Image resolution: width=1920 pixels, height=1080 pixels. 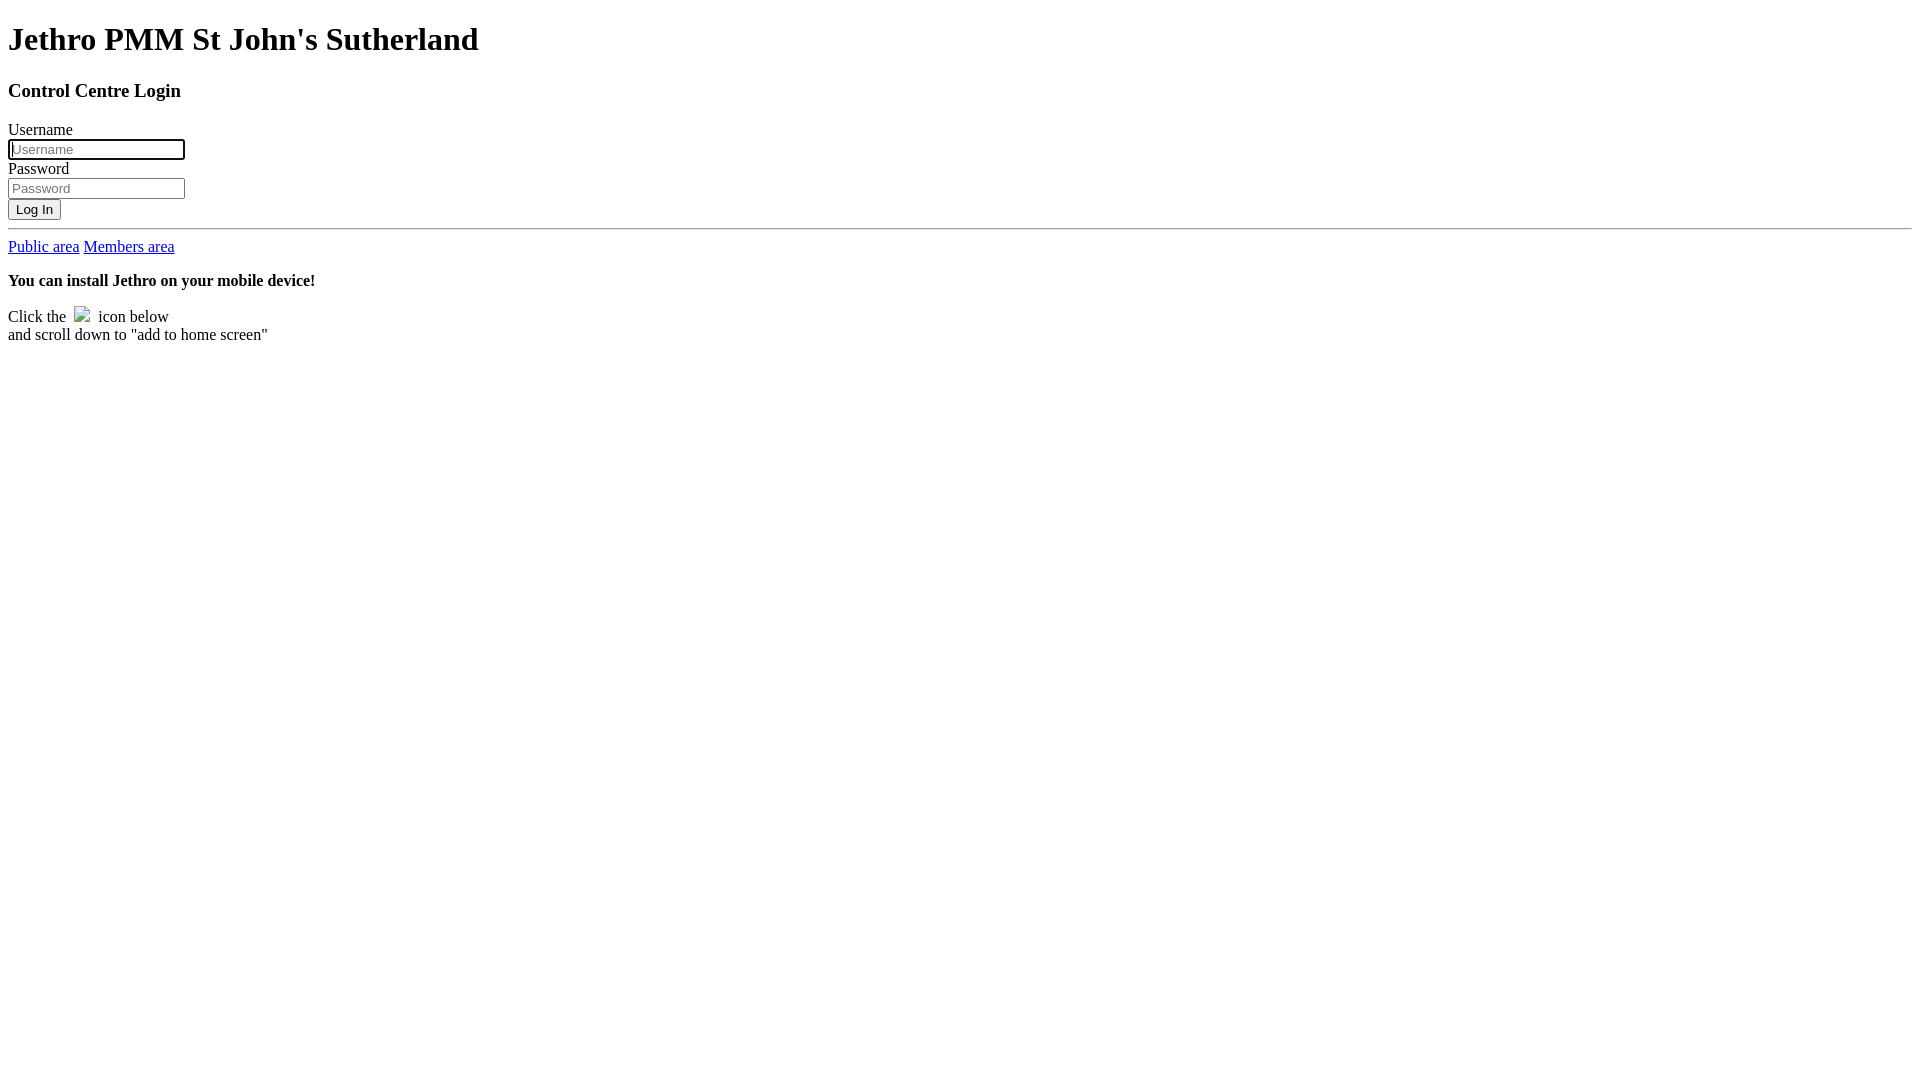 What do you see at coordinates (34, 209) in the screenshot?
I see `'Log In'` at bounding box center [34, 209].